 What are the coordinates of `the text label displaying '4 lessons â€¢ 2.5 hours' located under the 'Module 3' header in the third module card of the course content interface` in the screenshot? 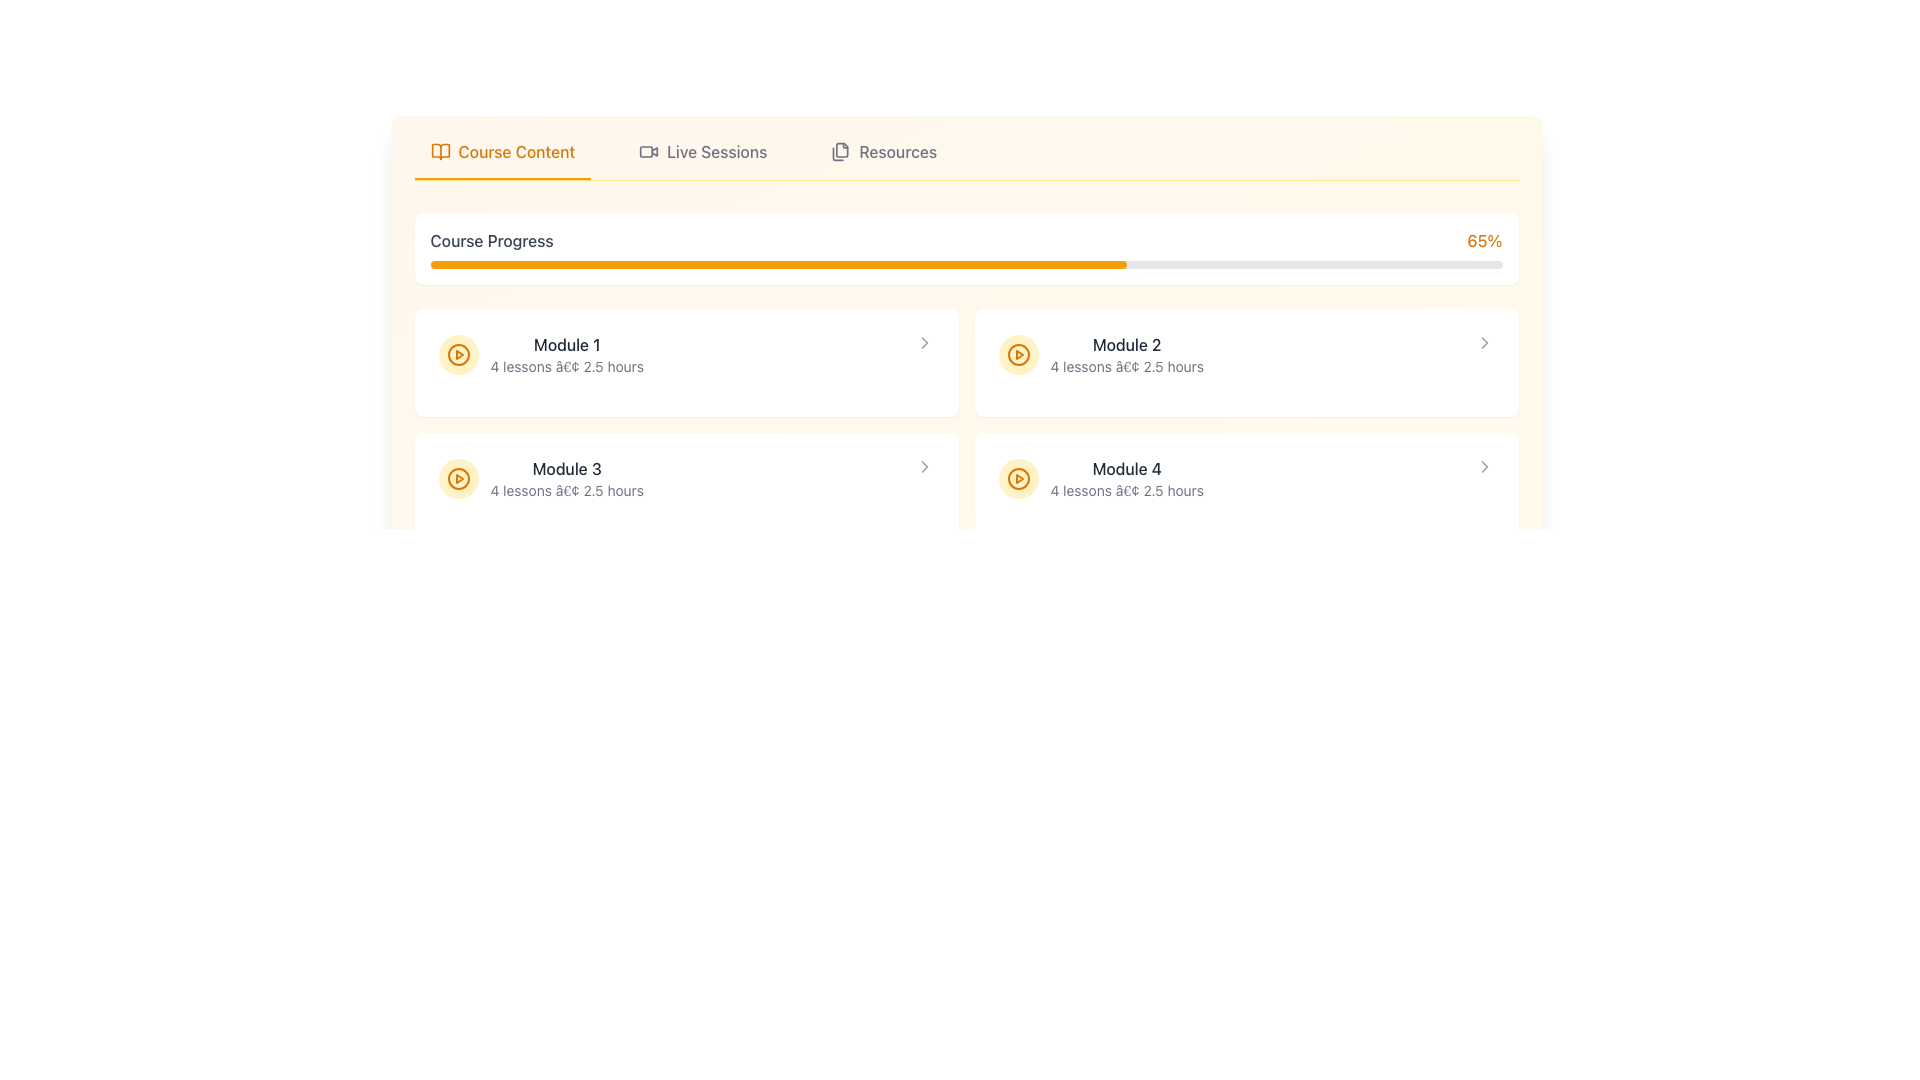 It's located at (566, 490).